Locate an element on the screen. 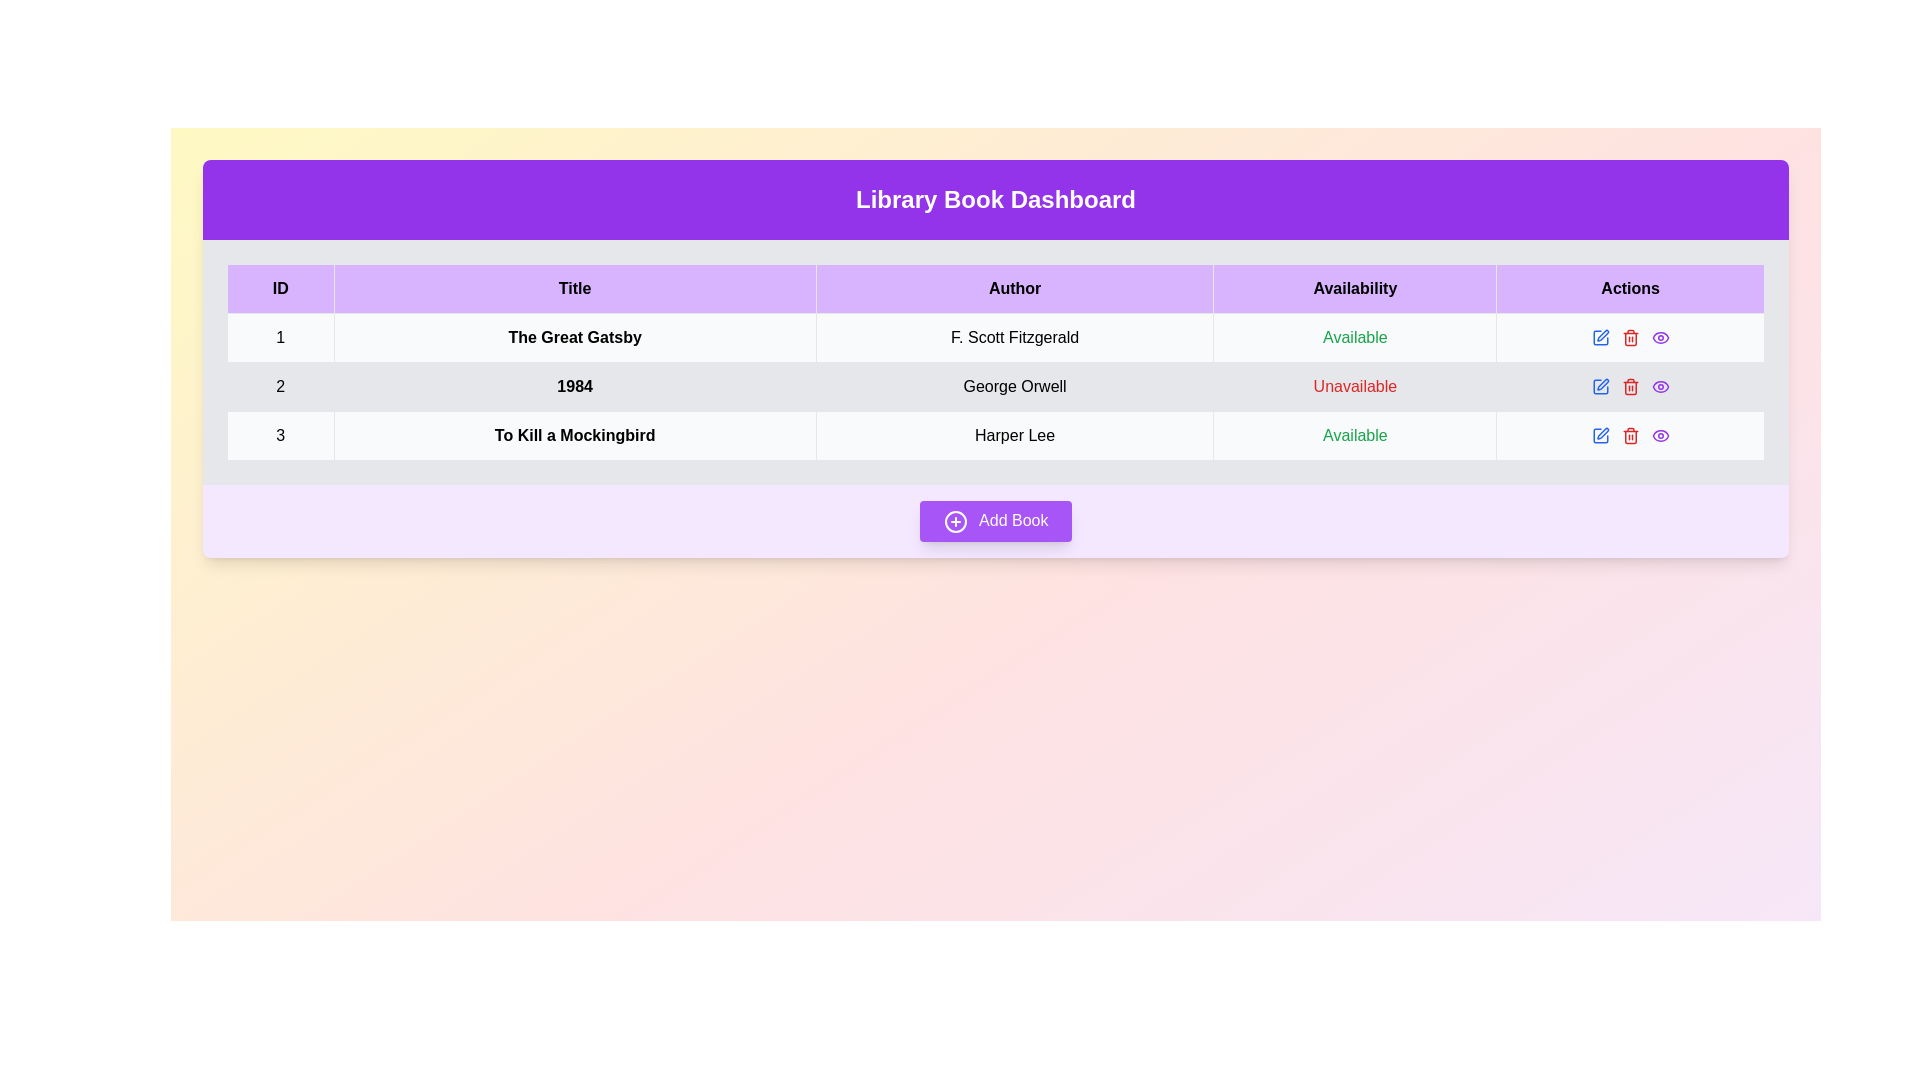  the Circle SVG graphical shape that is part of the 'Add Book' button, located at the bottom center of the interface beneath the book information table is located at coordinates (954, 520).